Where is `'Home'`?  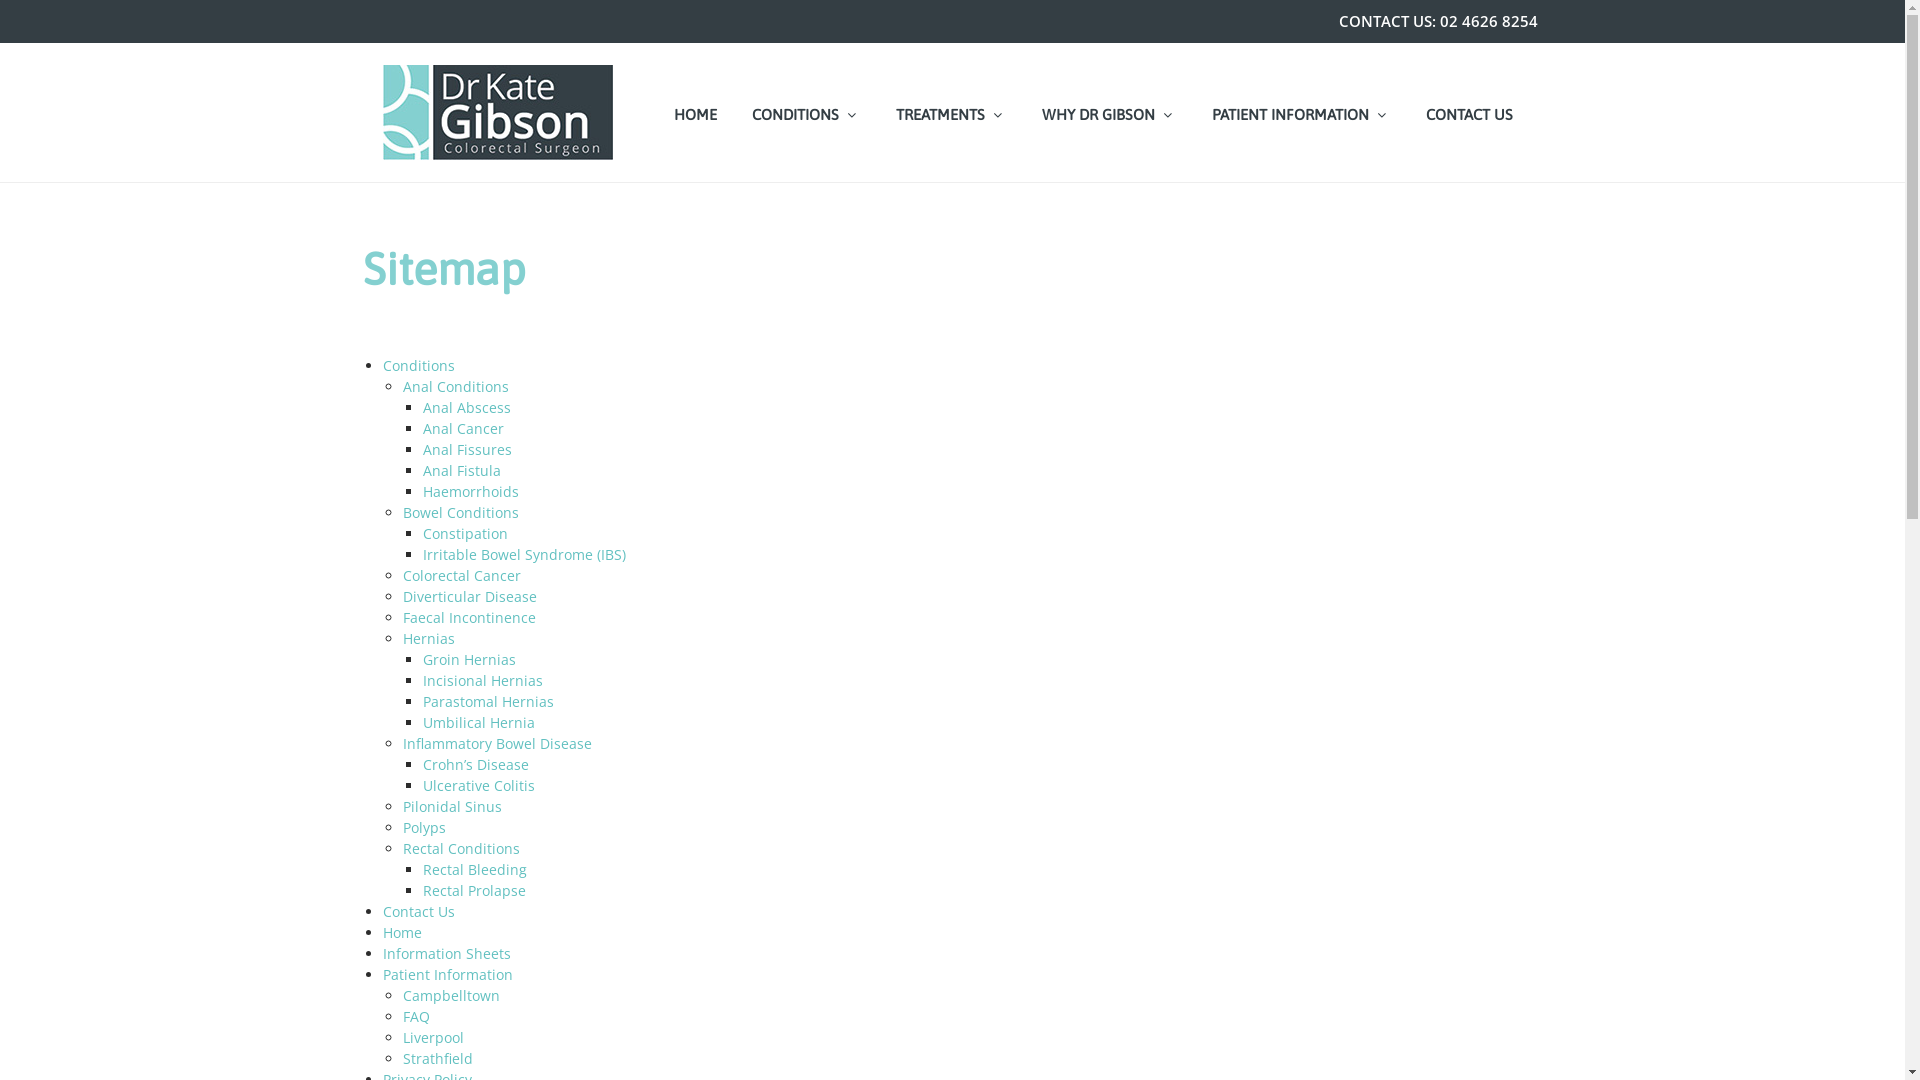 'Home' is located at coordinates (400, 932).